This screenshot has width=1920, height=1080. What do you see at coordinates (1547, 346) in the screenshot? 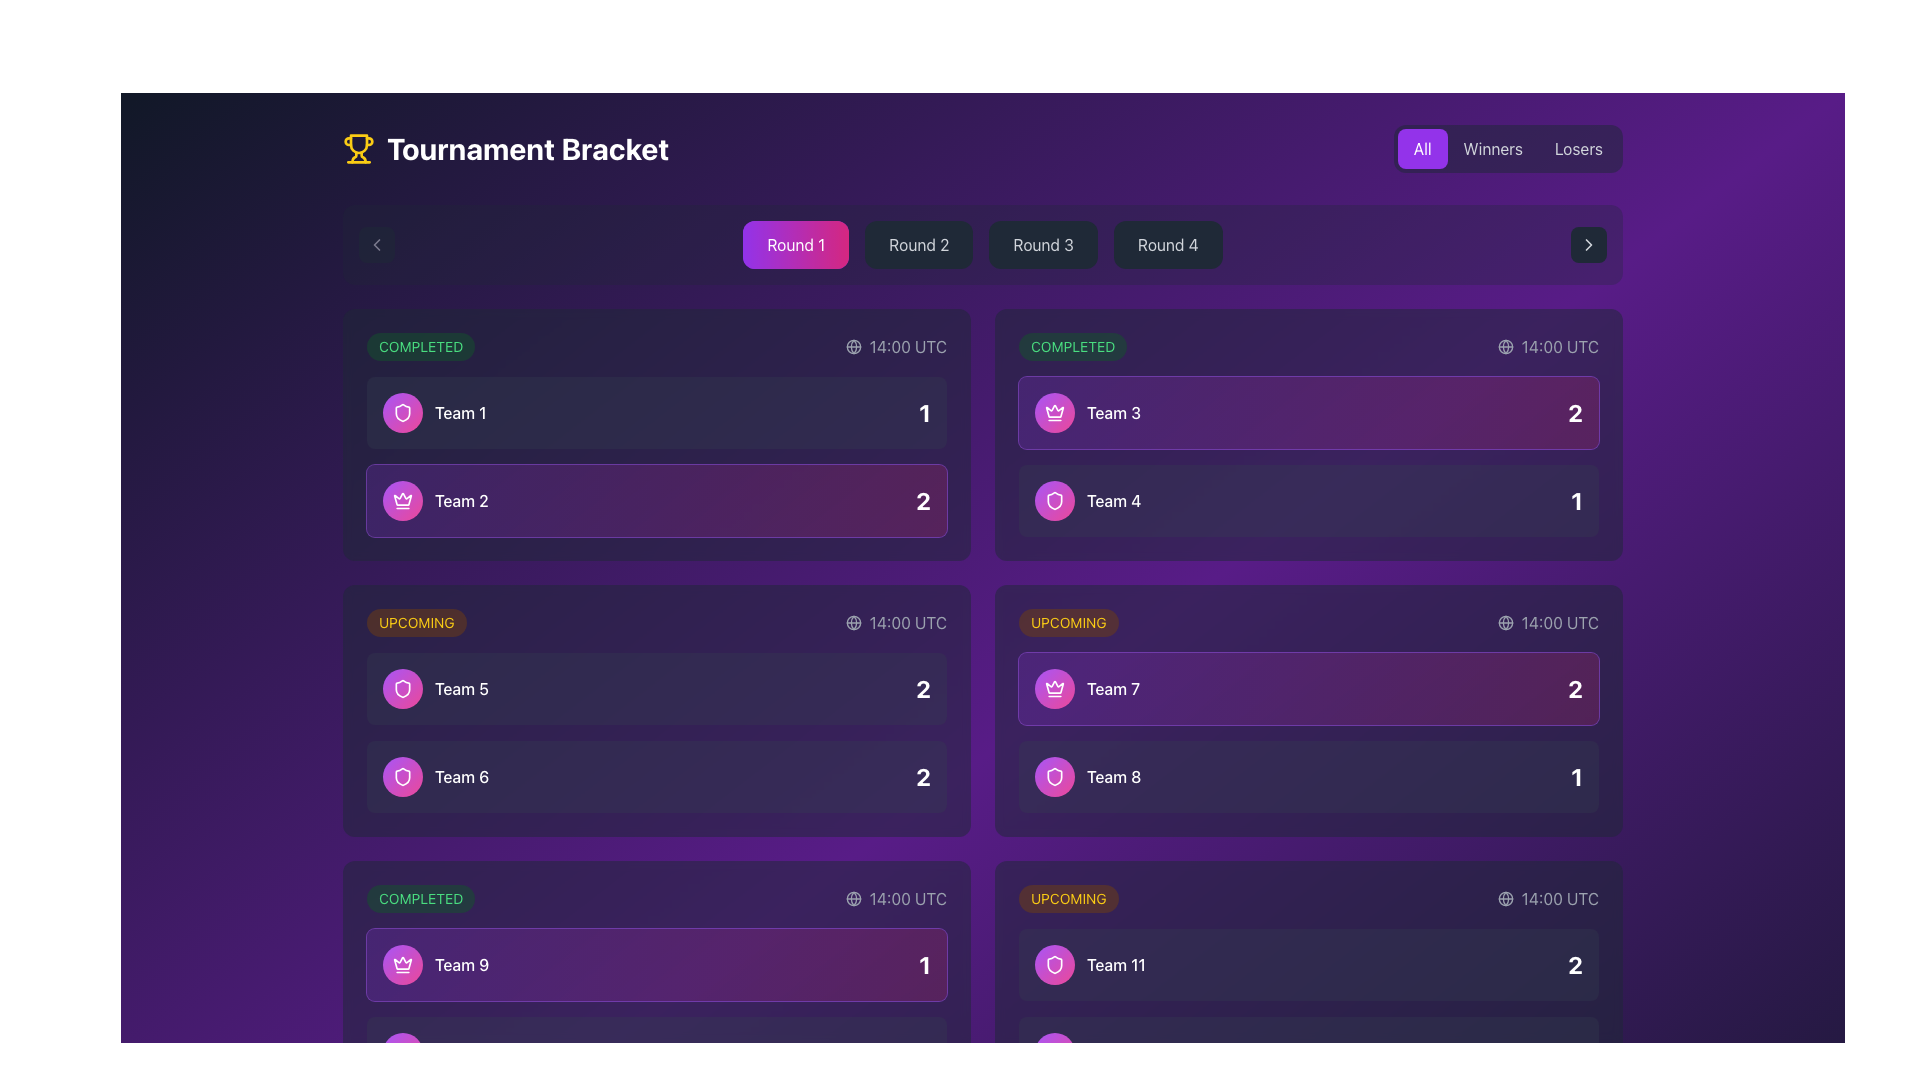
I see `the label displaying '14:00 UTC' with a globe icon, located near the top-right corner of the 'COMPLETED' section` at bounding box center [1547, 346].